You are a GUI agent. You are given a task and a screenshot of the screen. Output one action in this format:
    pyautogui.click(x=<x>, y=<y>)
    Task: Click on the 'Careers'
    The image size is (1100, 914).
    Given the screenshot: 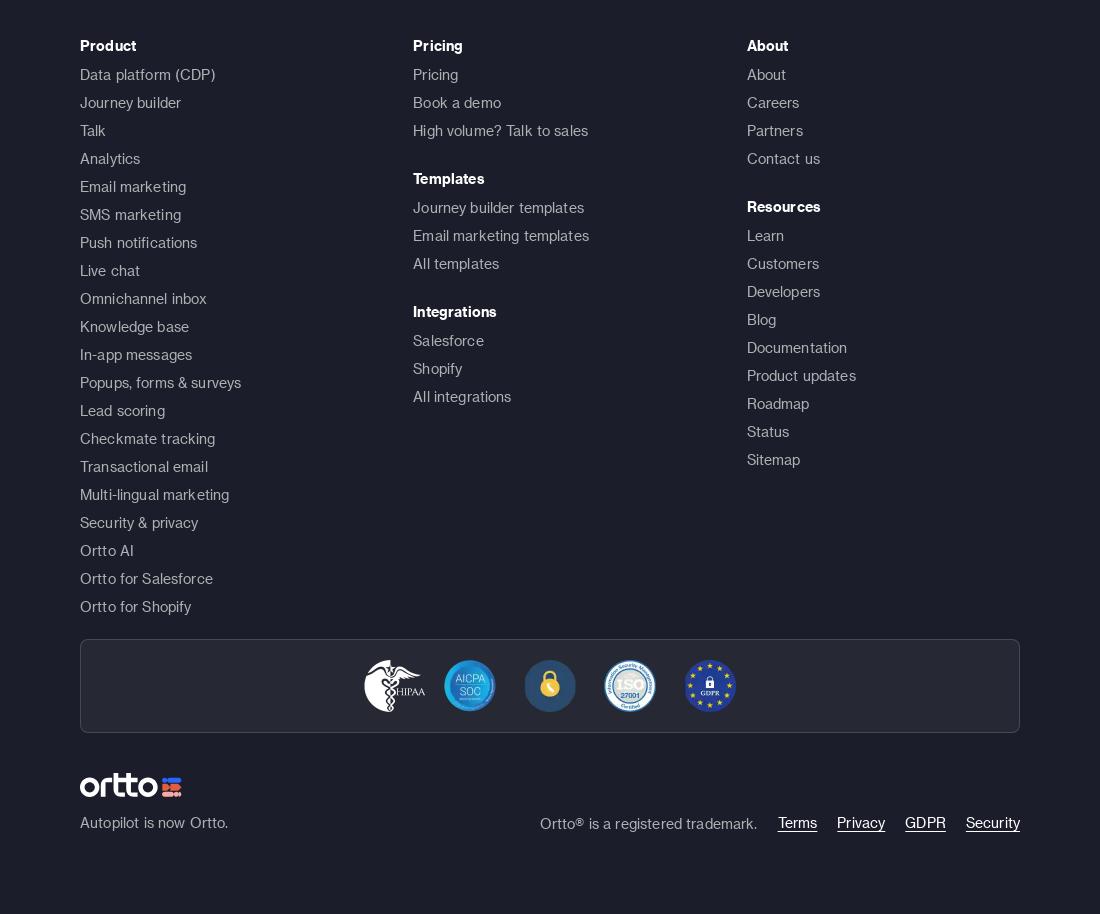 What is the action you would take?
    pyautogui.click(x=772, y=101)
    